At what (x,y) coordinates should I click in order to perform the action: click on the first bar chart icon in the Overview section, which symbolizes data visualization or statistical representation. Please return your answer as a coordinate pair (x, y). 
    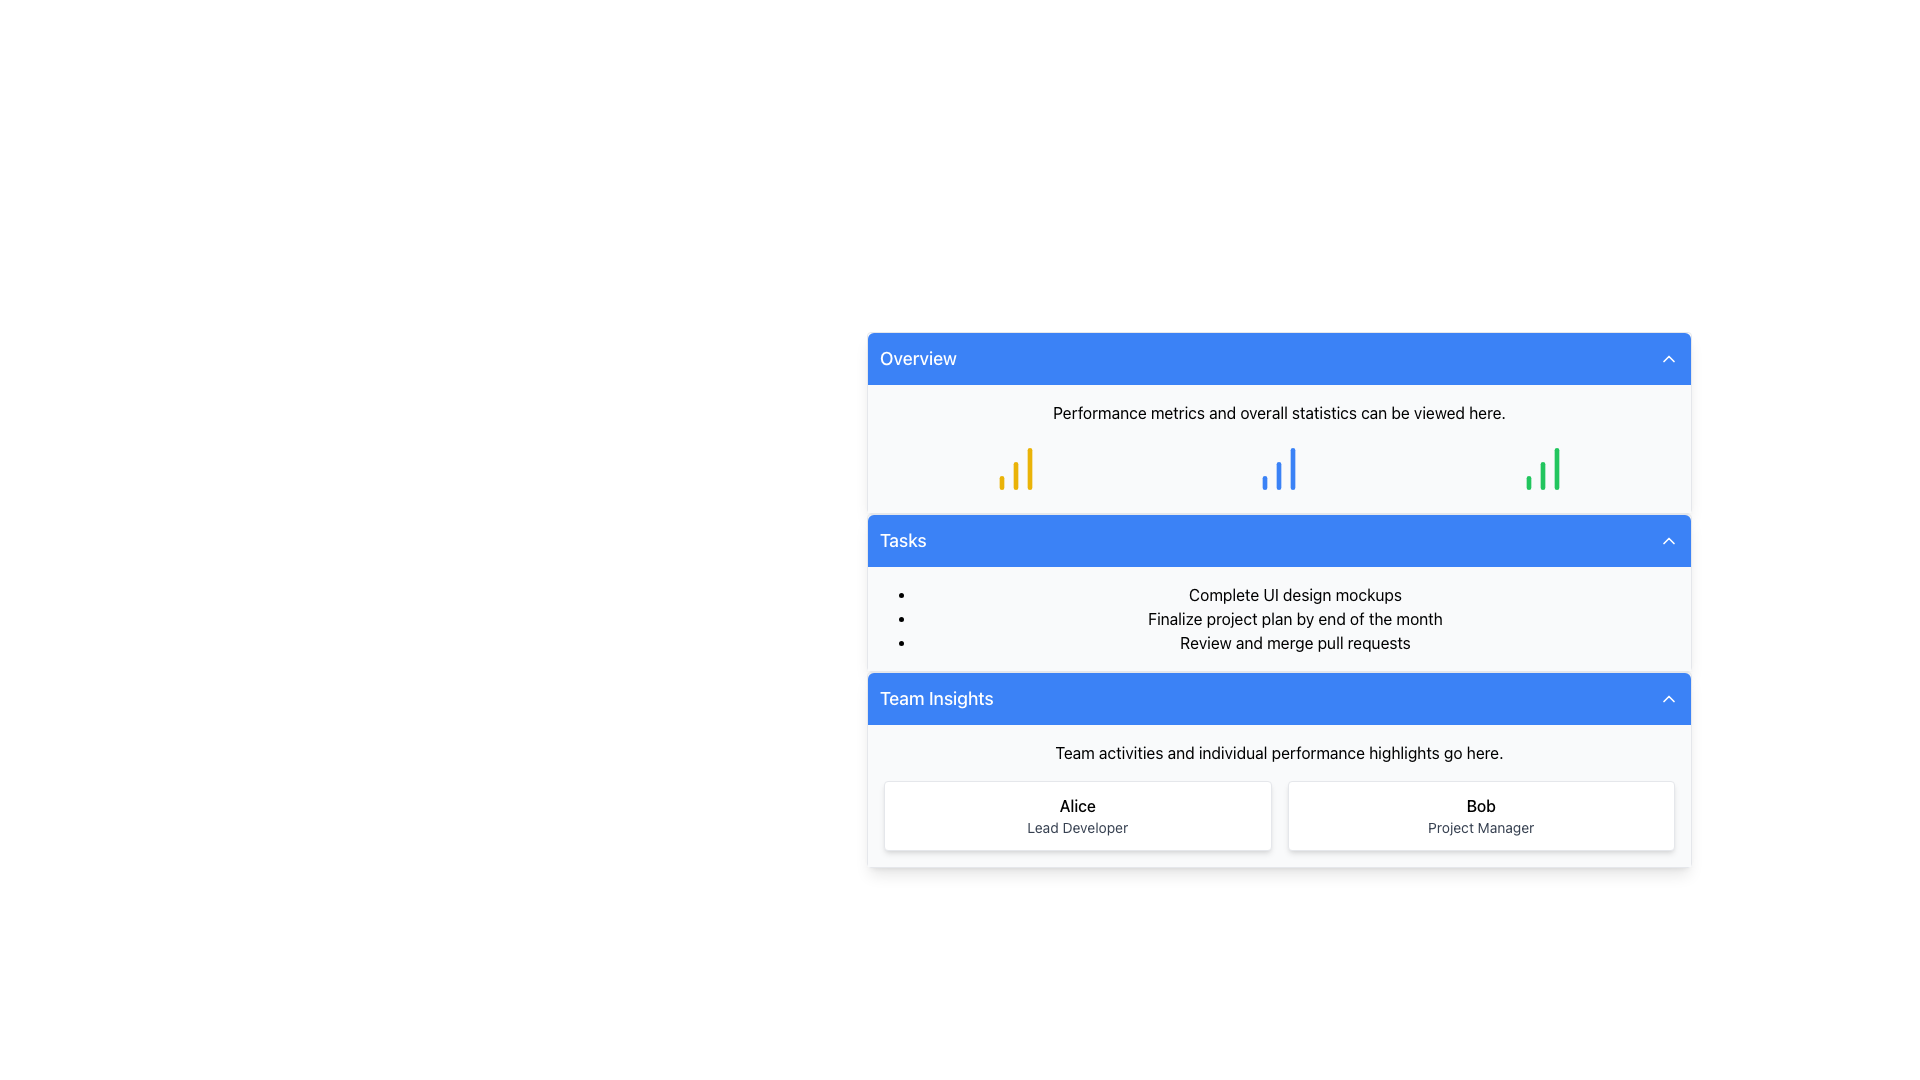
    Looking at the image, I should click on (1015, 469).